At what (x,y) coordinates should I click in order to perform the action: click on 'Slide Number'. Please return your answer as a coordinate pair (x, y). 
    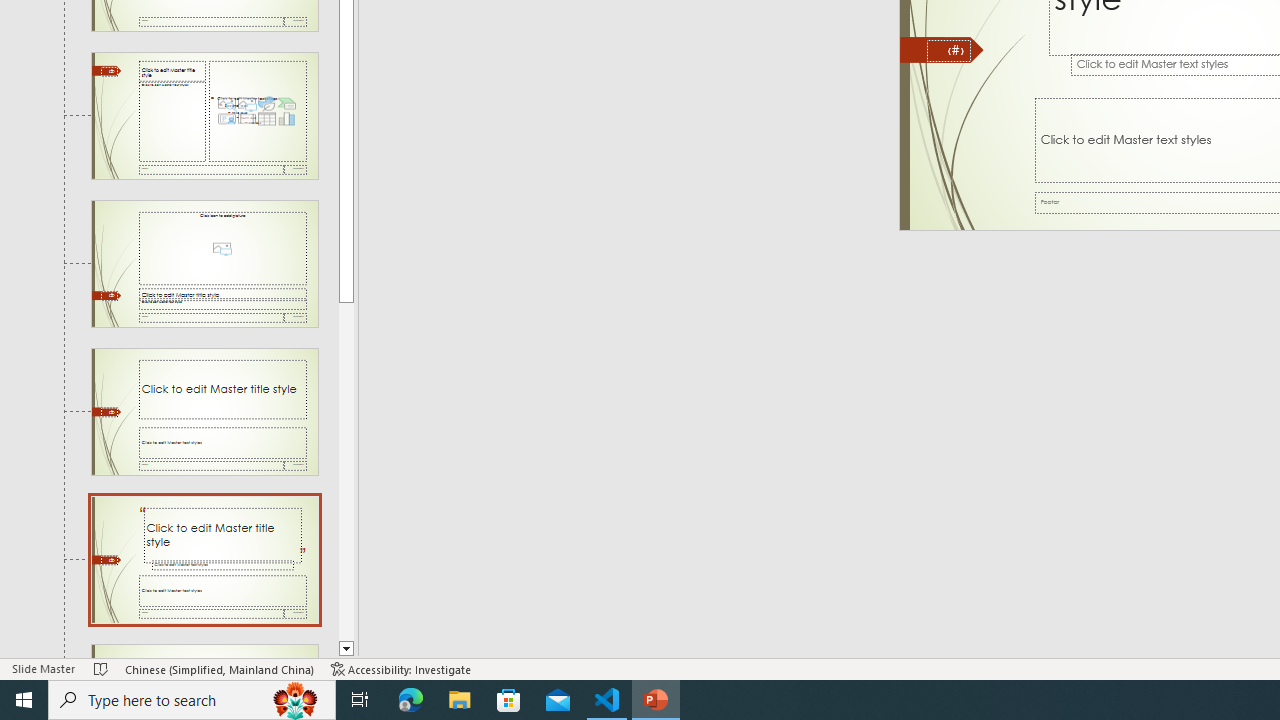
    Looking at the image, I should click on (948, 50).